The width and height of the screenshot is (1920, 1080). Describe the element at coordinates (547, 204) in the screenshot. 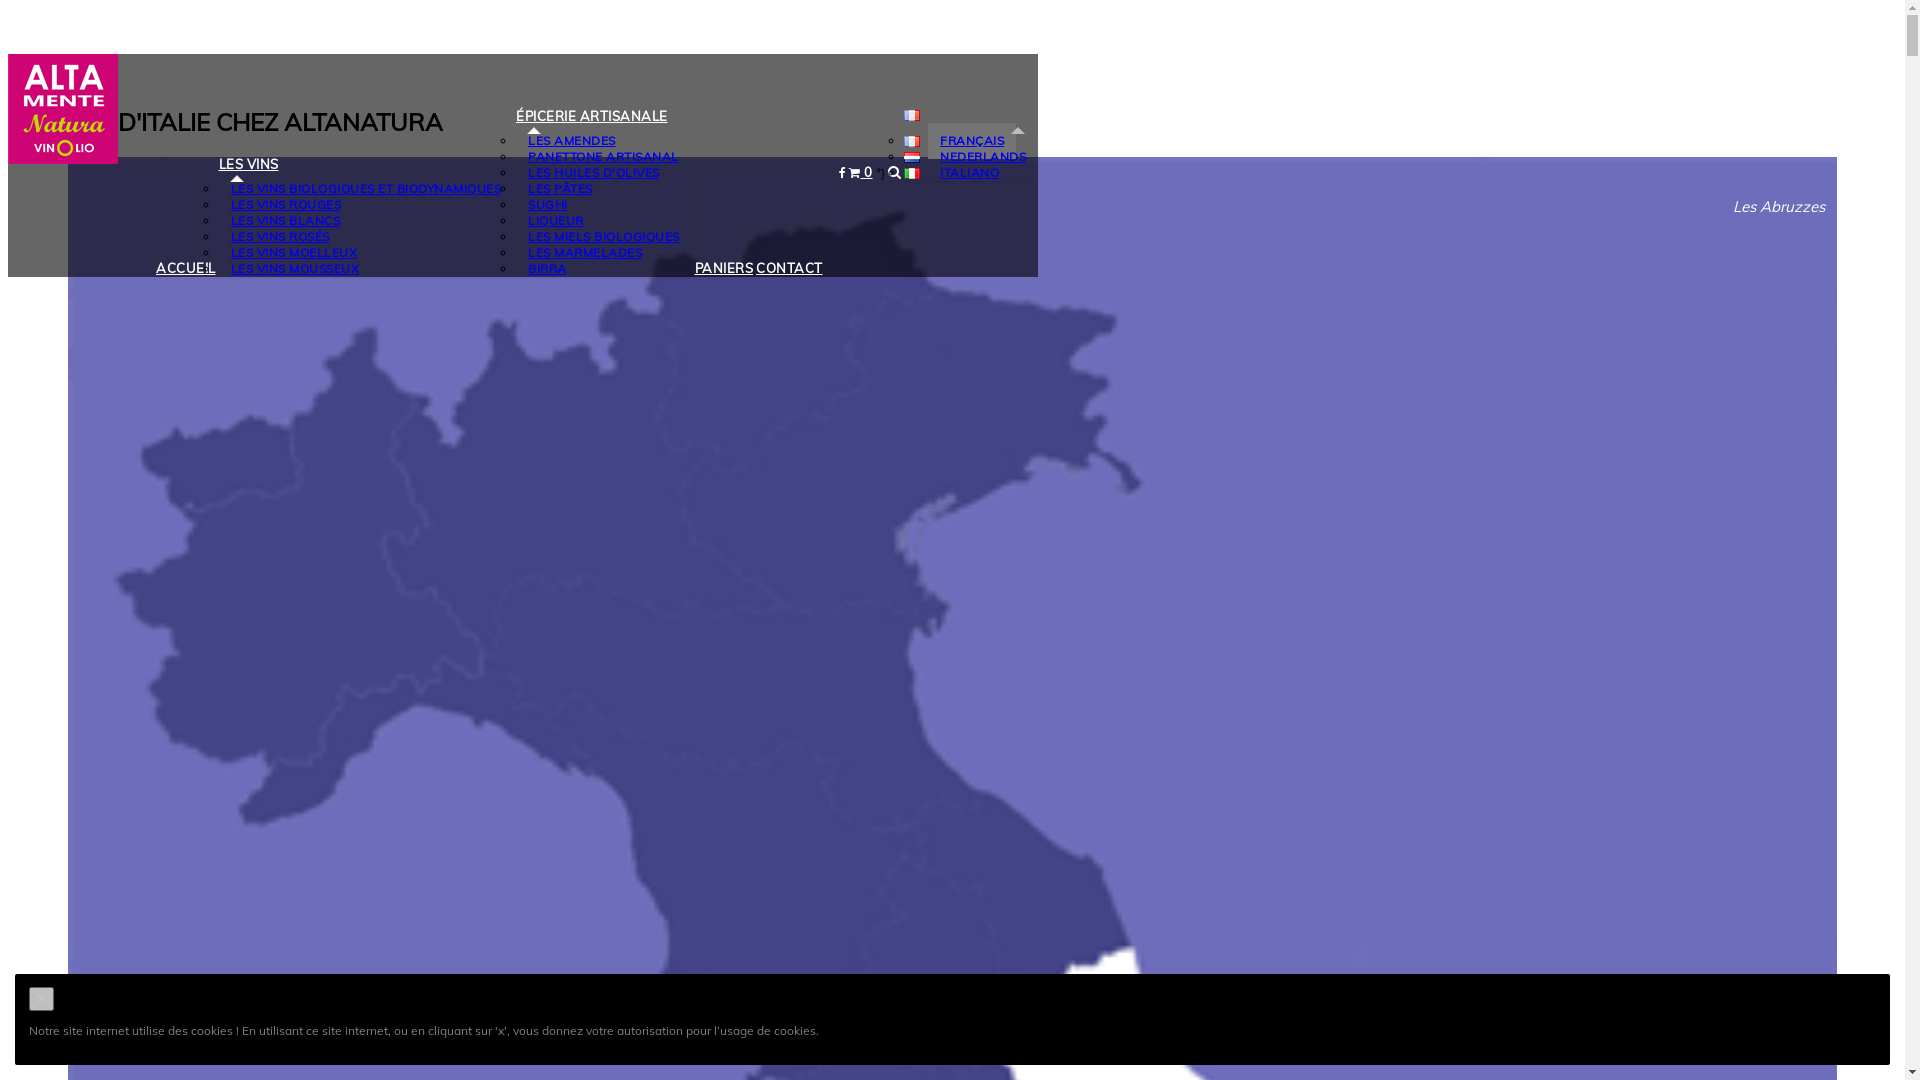

I see `'SUGHI'` at that location.